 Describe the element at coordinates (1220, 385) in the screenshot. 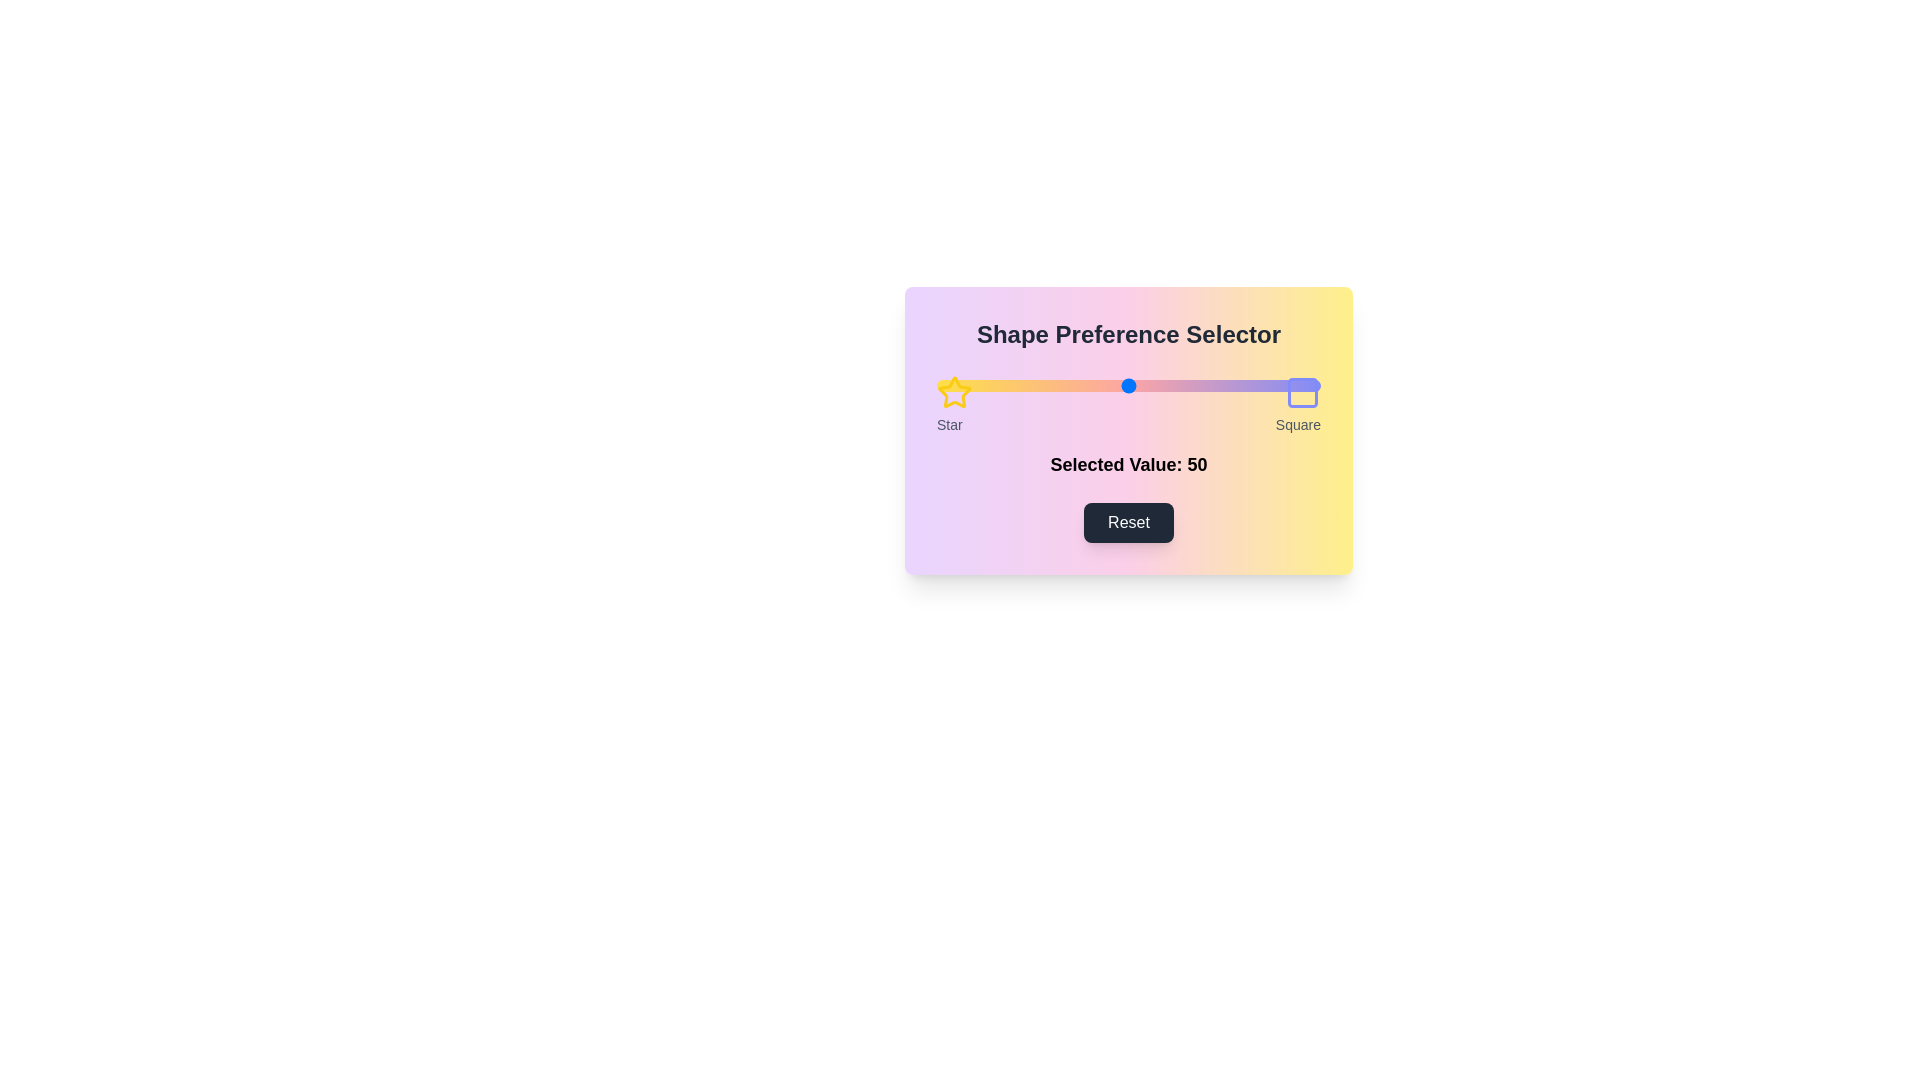

I see `the slider to set the preference value to 74` at that location.